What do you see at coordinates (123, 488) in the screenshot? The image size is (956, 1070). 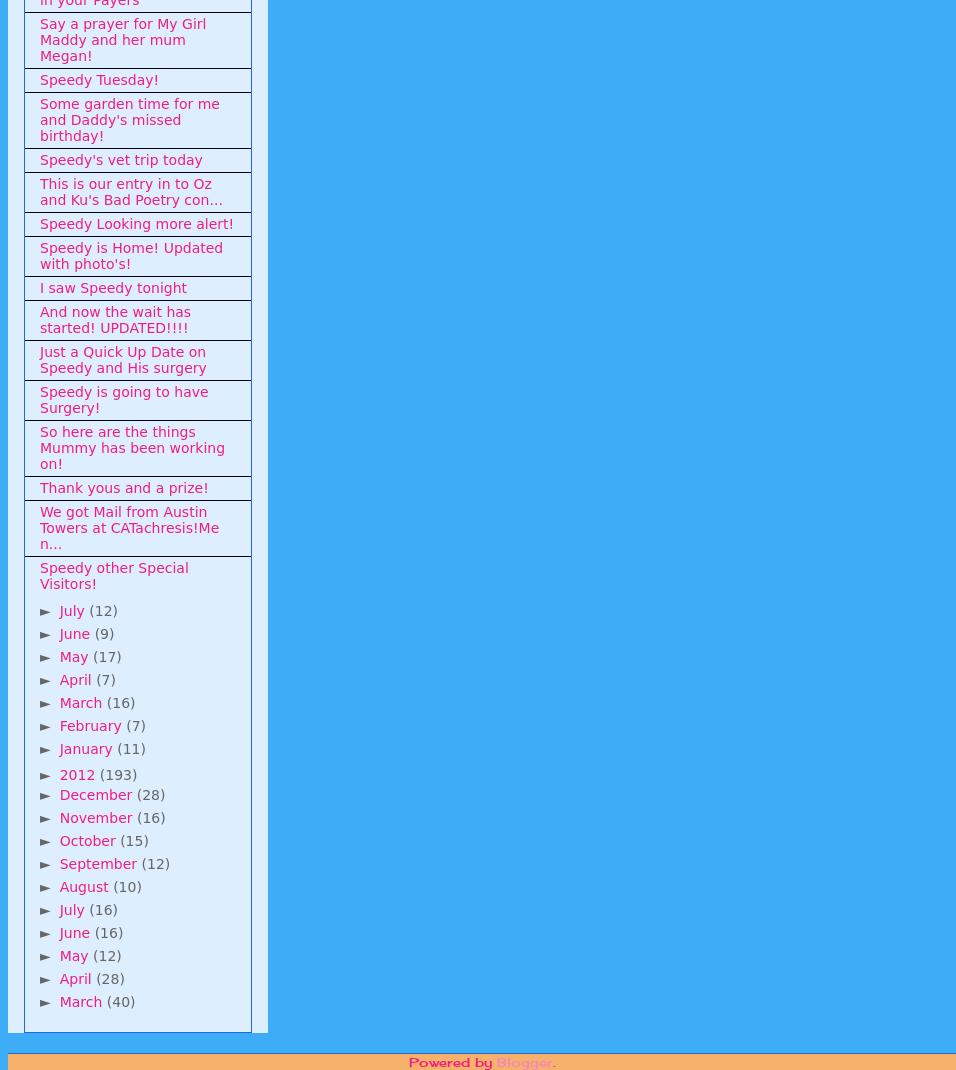 I see `'Thank yous and a prize!'` at bounding box center [123, 488].